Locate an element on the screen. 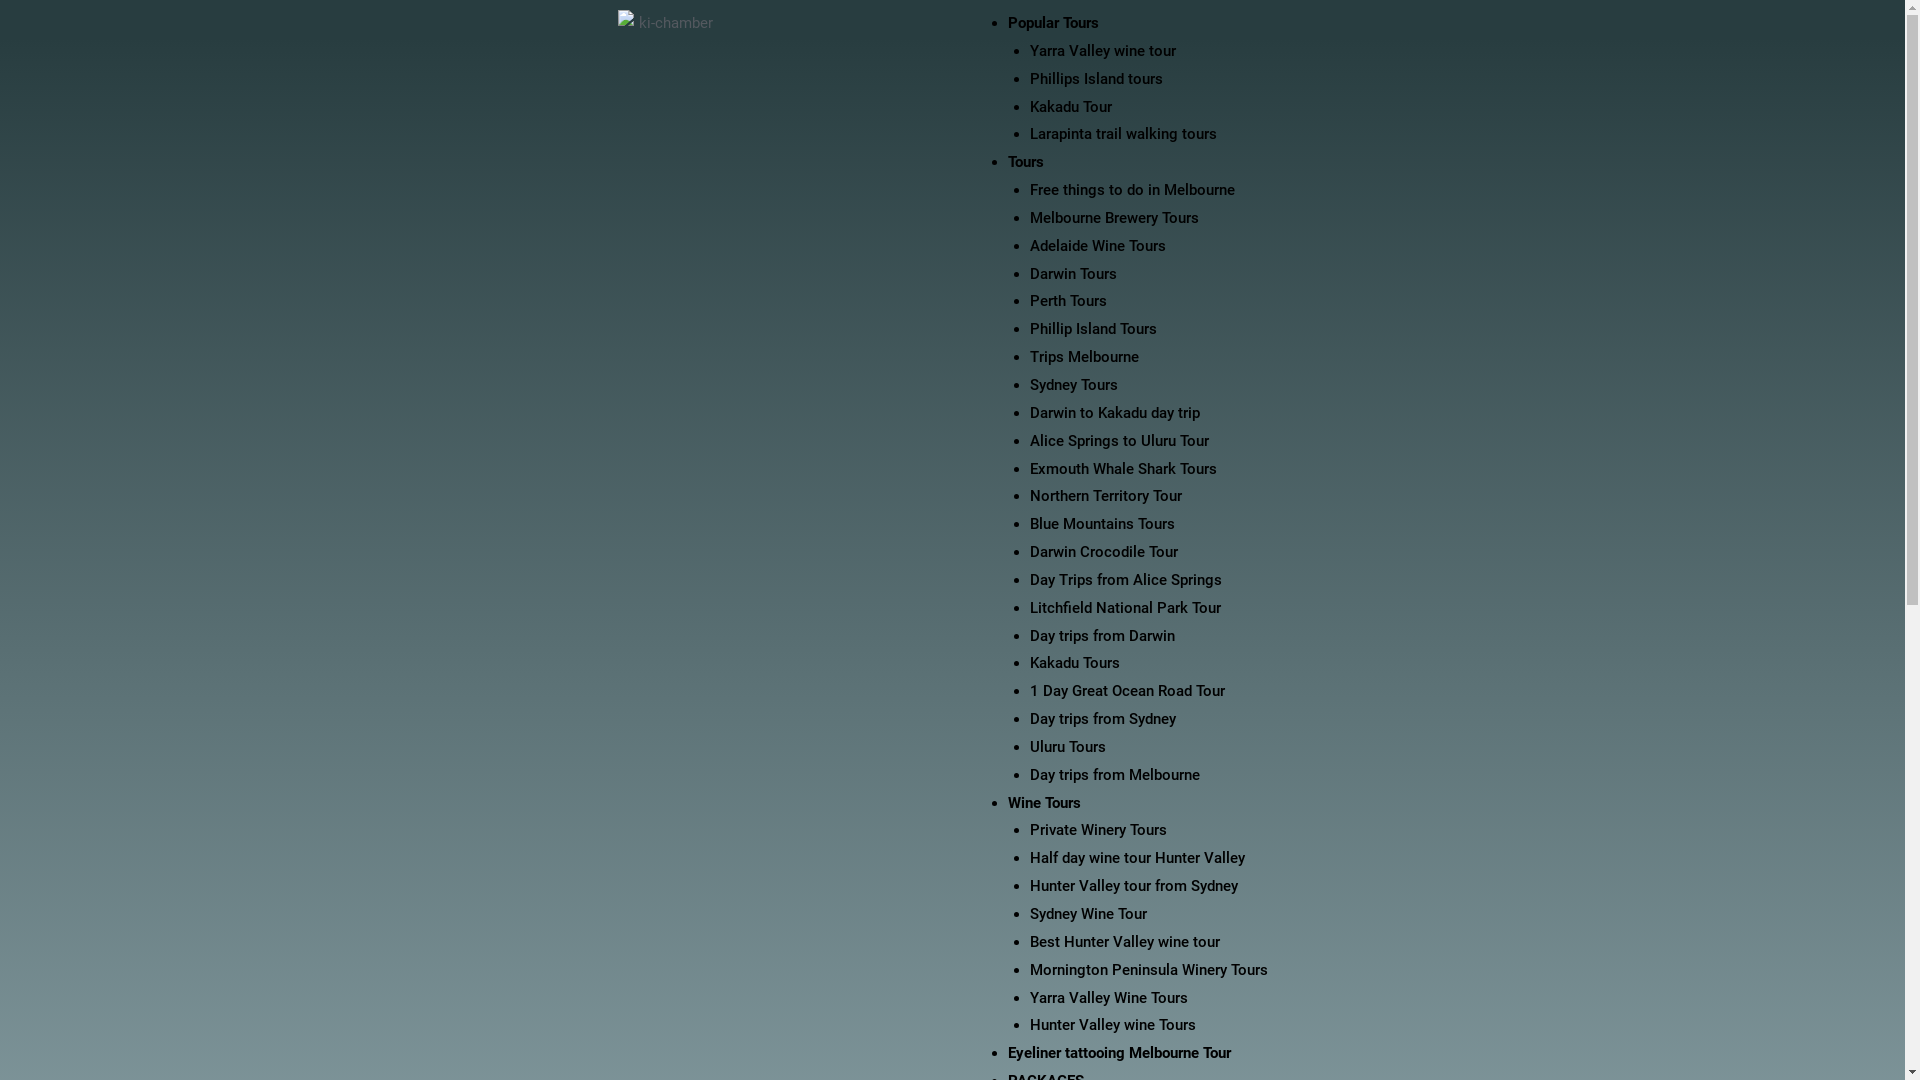 This screenshot has width=1920, height=1080. 'Free things to do in Melbourne' is located at coordinates (1132, 189).